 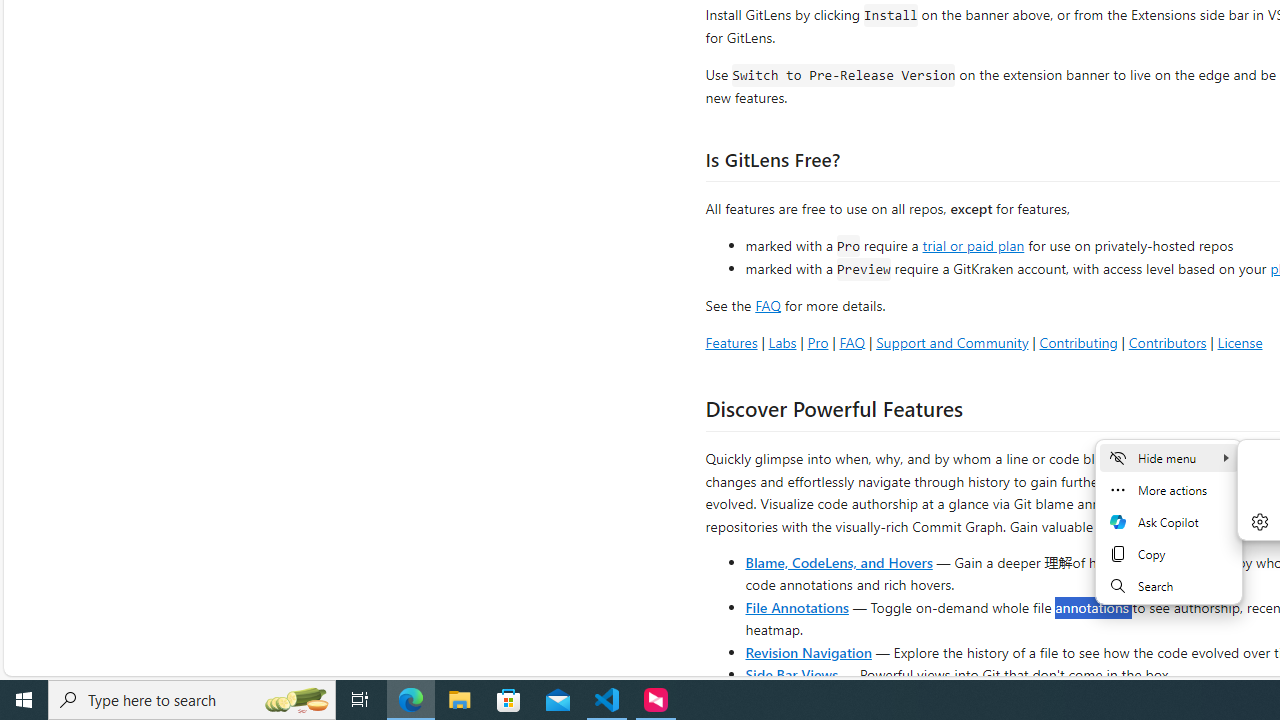 I want to click on 'Ask Copilot', so click(x=1168, y=521).